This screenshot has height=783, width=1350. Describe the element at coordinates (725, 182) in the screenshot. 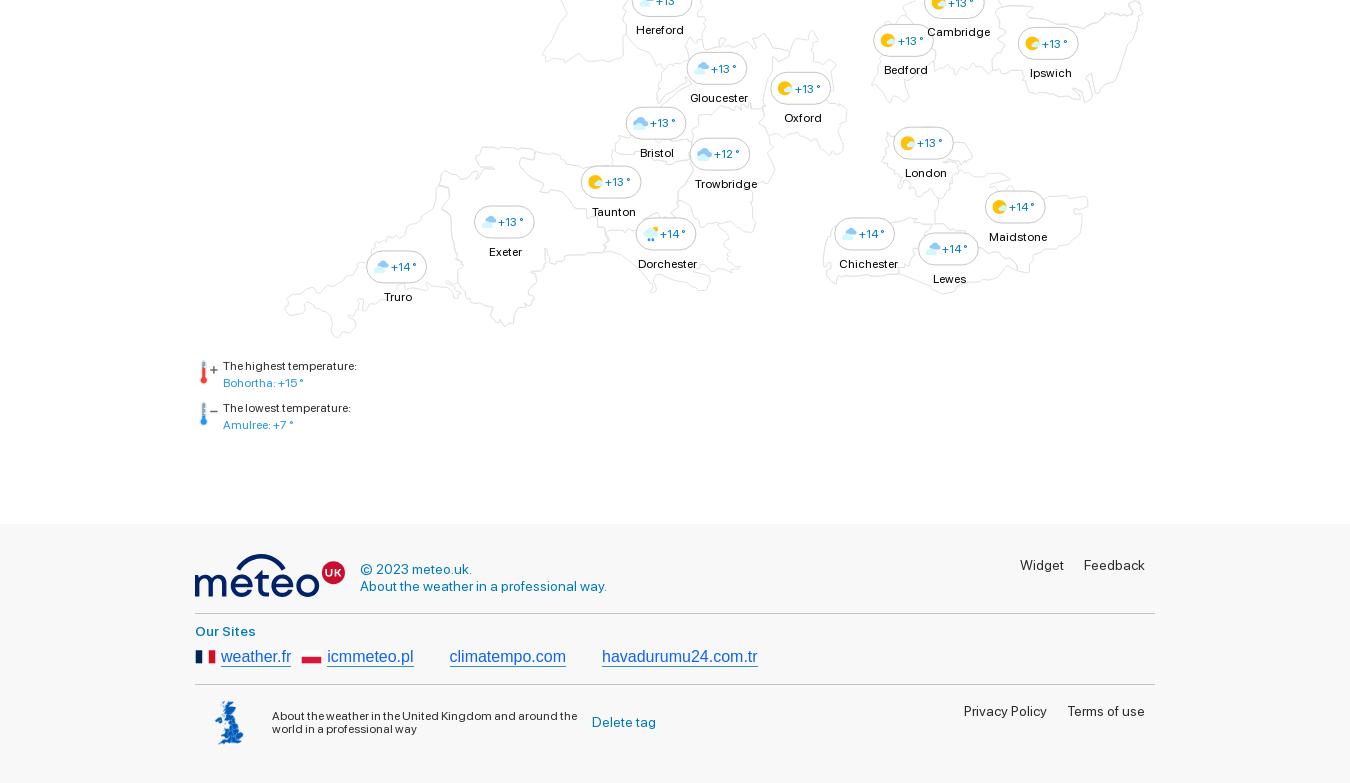

I see `'Trowbridge'` at that location.